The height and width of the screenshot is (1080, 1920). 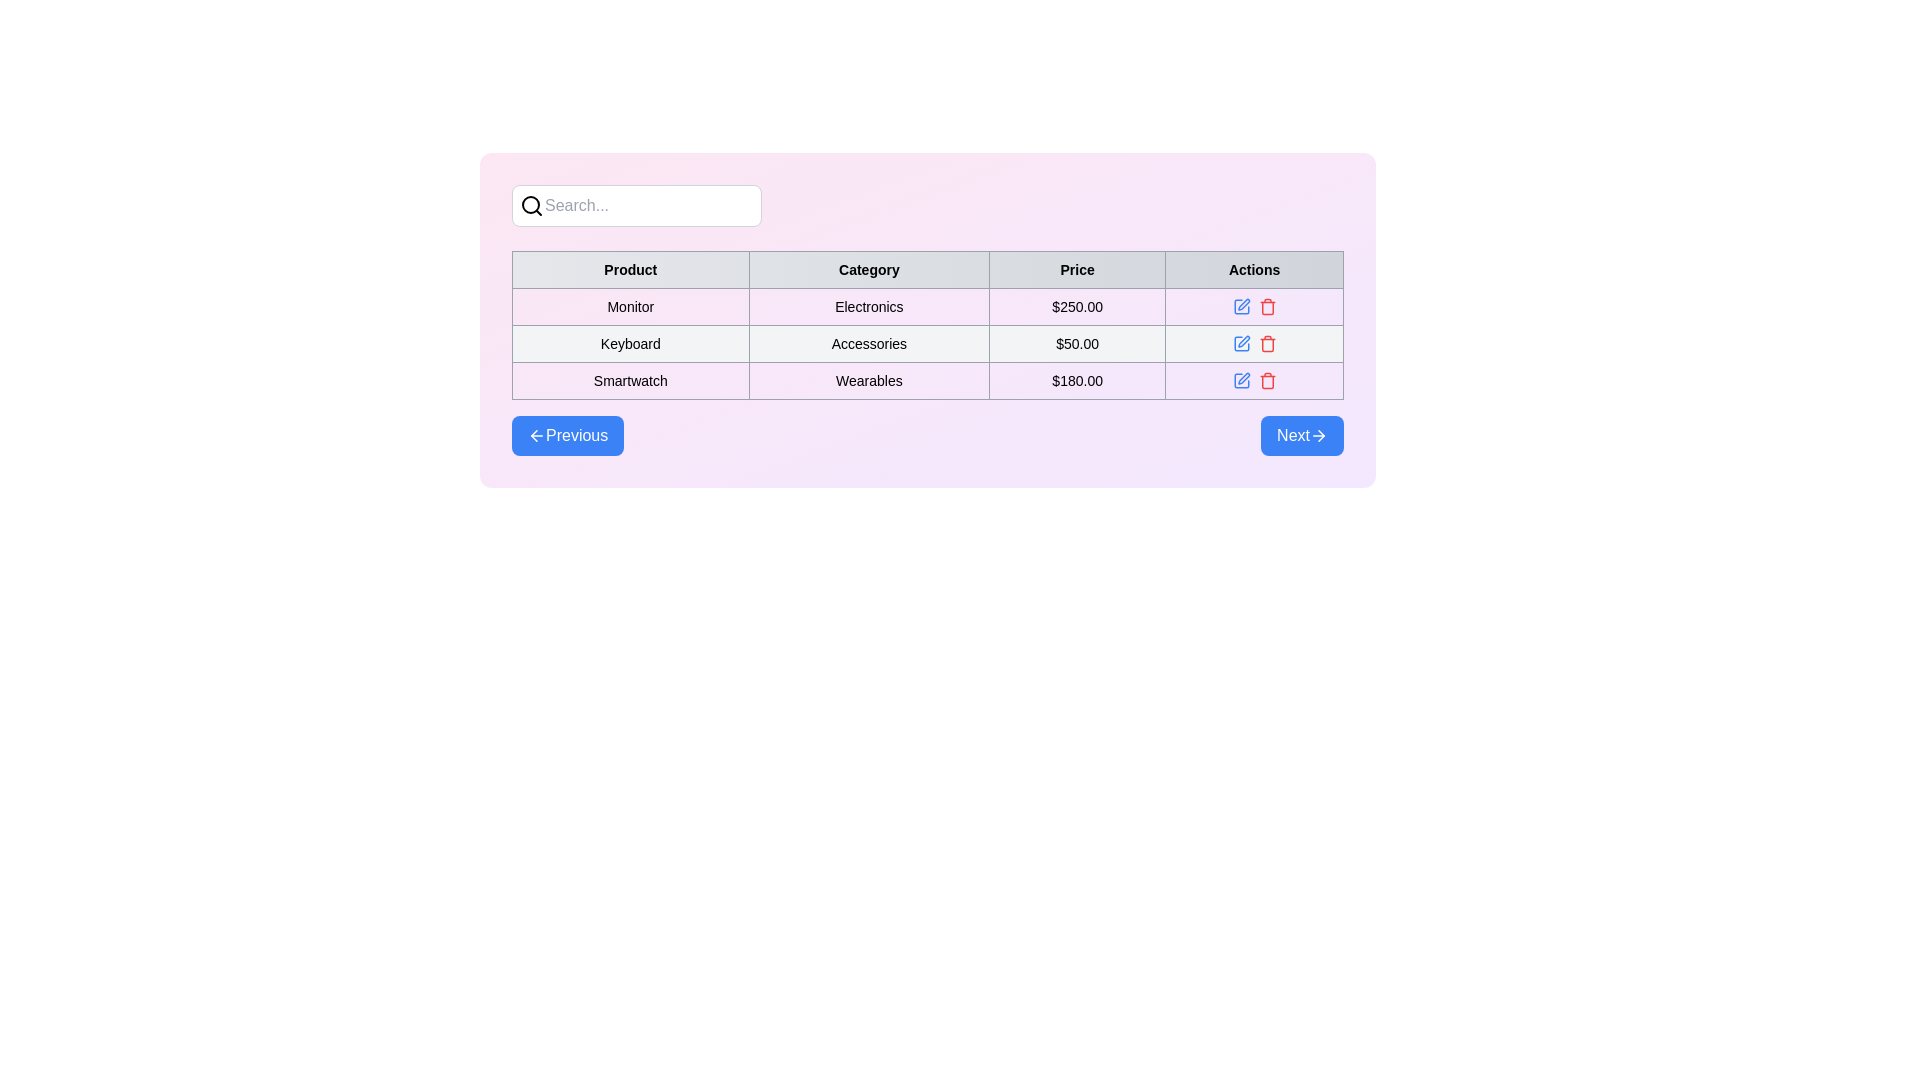 What do you see at coordinates (926, 342) in the screenshot?
I see `the second row of the product table displaying 'Keyboard', 'Accessories', and '$50.00'` at bounding box center [926, 342].